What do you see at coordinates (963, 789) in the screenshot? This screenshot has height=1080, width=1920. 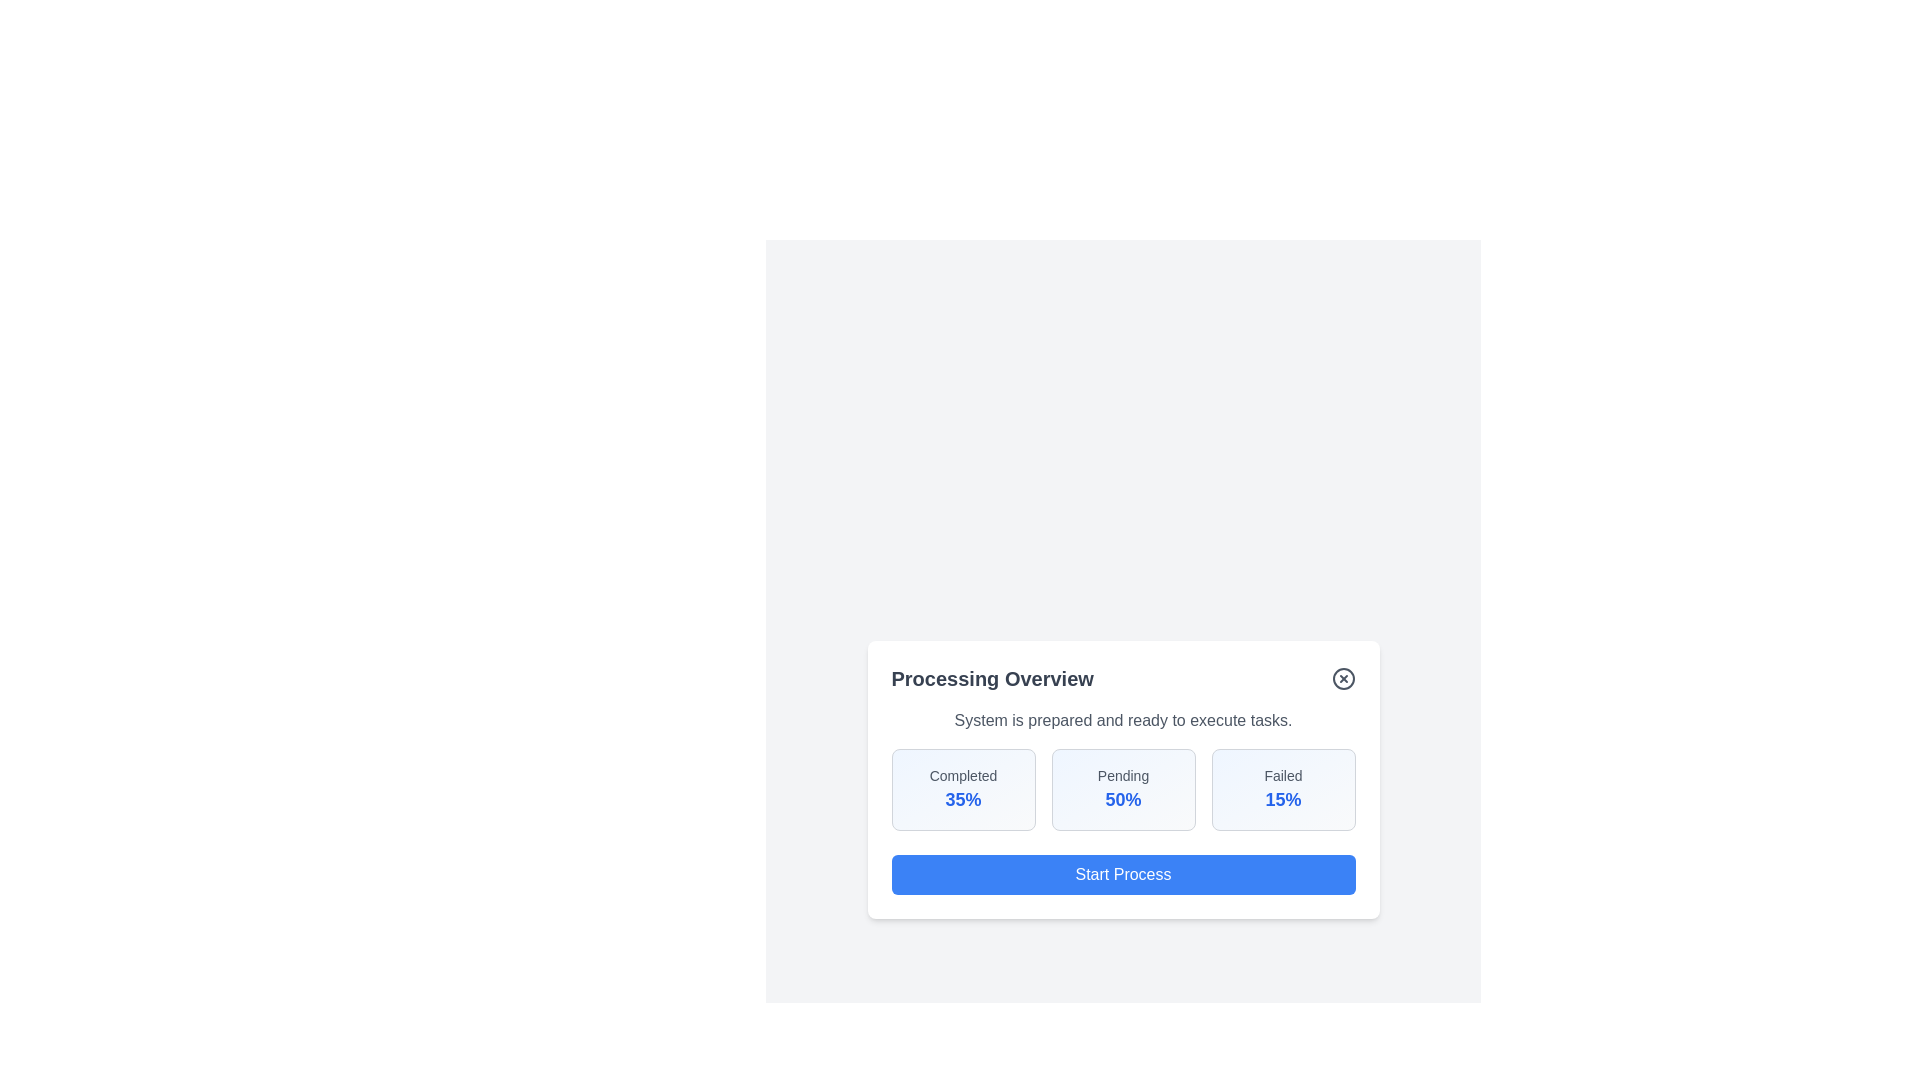 I see `the statistic box labeled 'Completed' to analyze its content` at bounding box center [963, 789].